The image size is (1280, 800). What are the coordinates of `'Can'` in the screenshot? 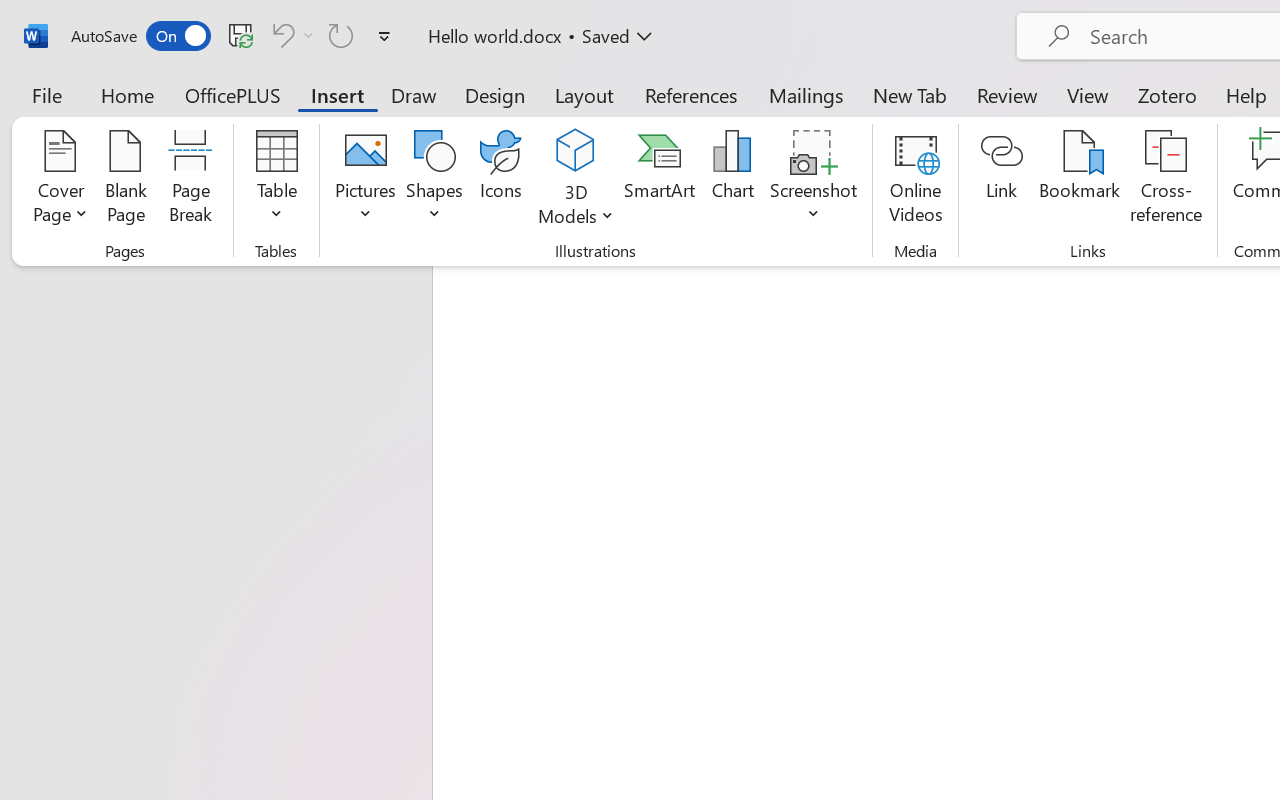 It's located at (289, 34).